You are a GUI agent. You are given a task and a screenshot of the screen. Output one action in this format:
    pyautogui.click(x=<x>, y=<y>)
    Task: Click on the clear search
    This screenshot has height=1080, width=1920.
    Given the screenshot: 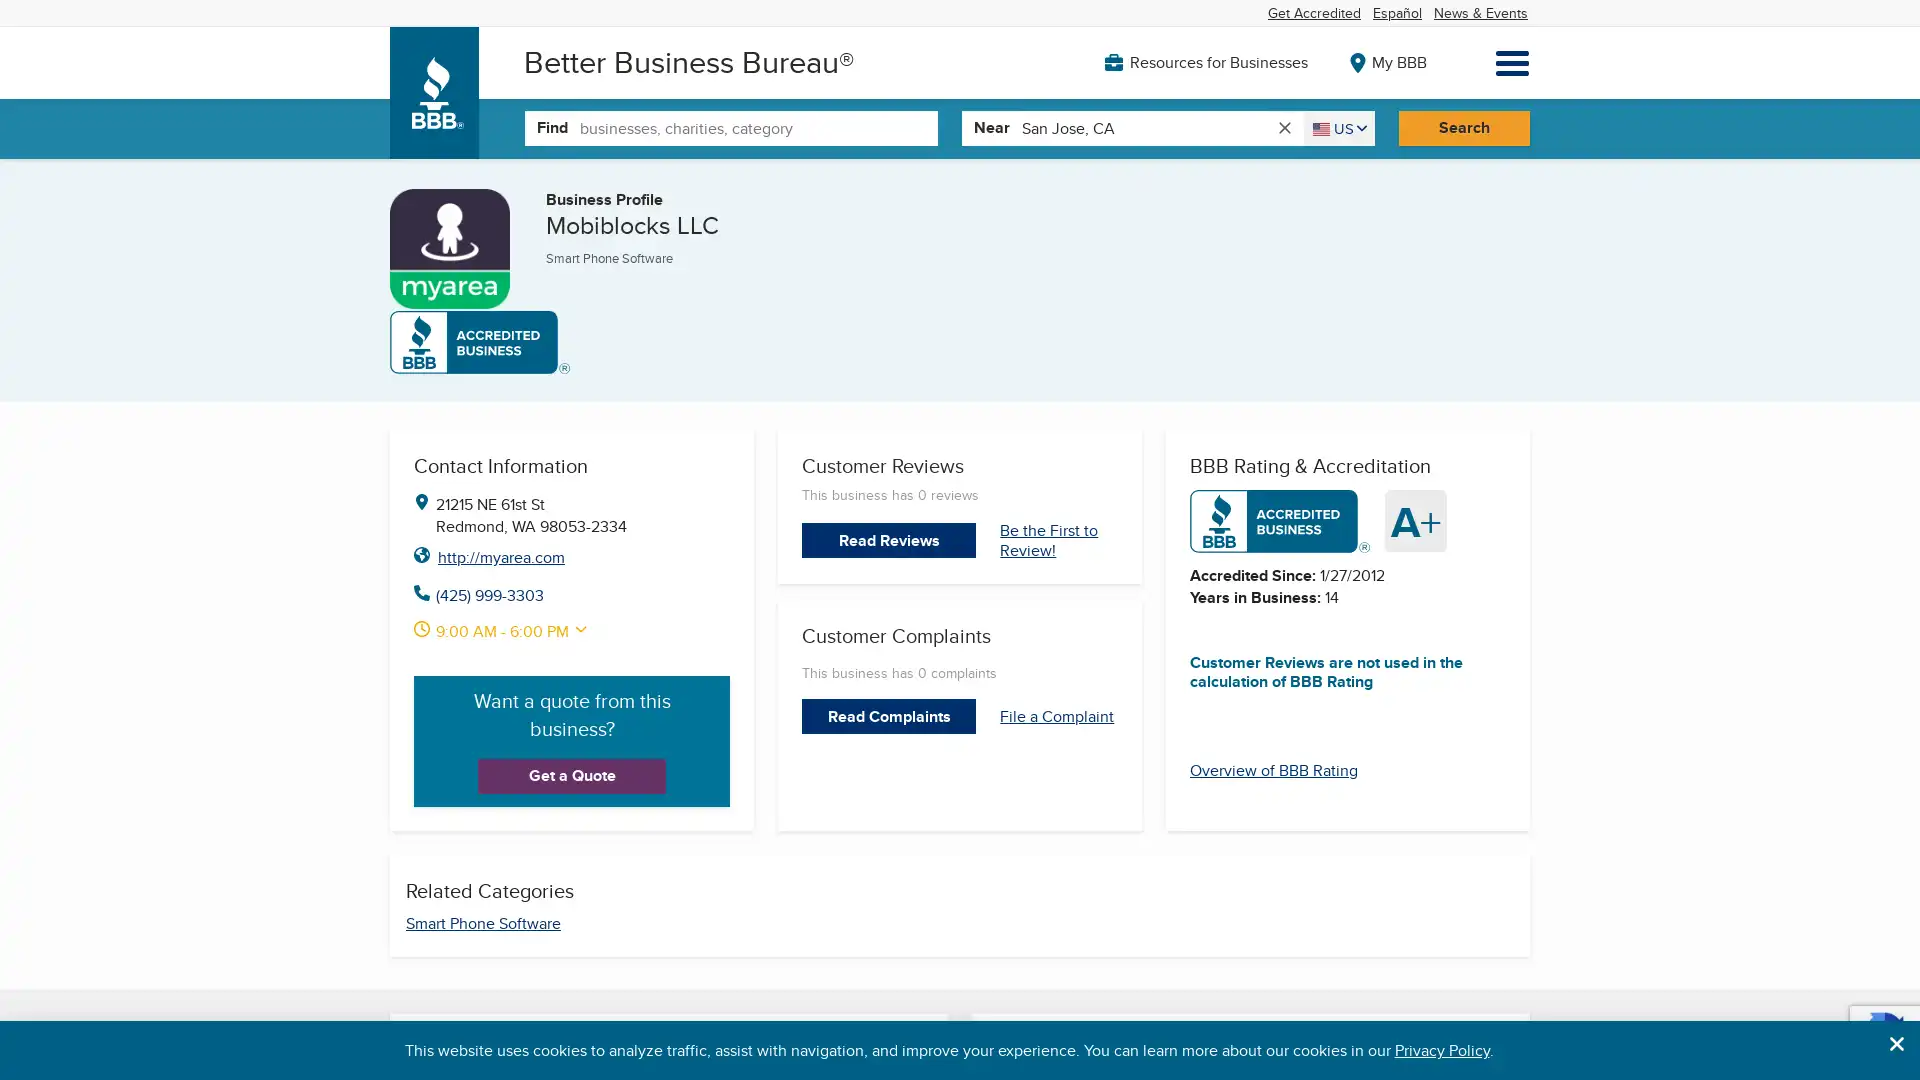 What is the action you would take?
    pyautogui.click(x=1283, y=127)
    